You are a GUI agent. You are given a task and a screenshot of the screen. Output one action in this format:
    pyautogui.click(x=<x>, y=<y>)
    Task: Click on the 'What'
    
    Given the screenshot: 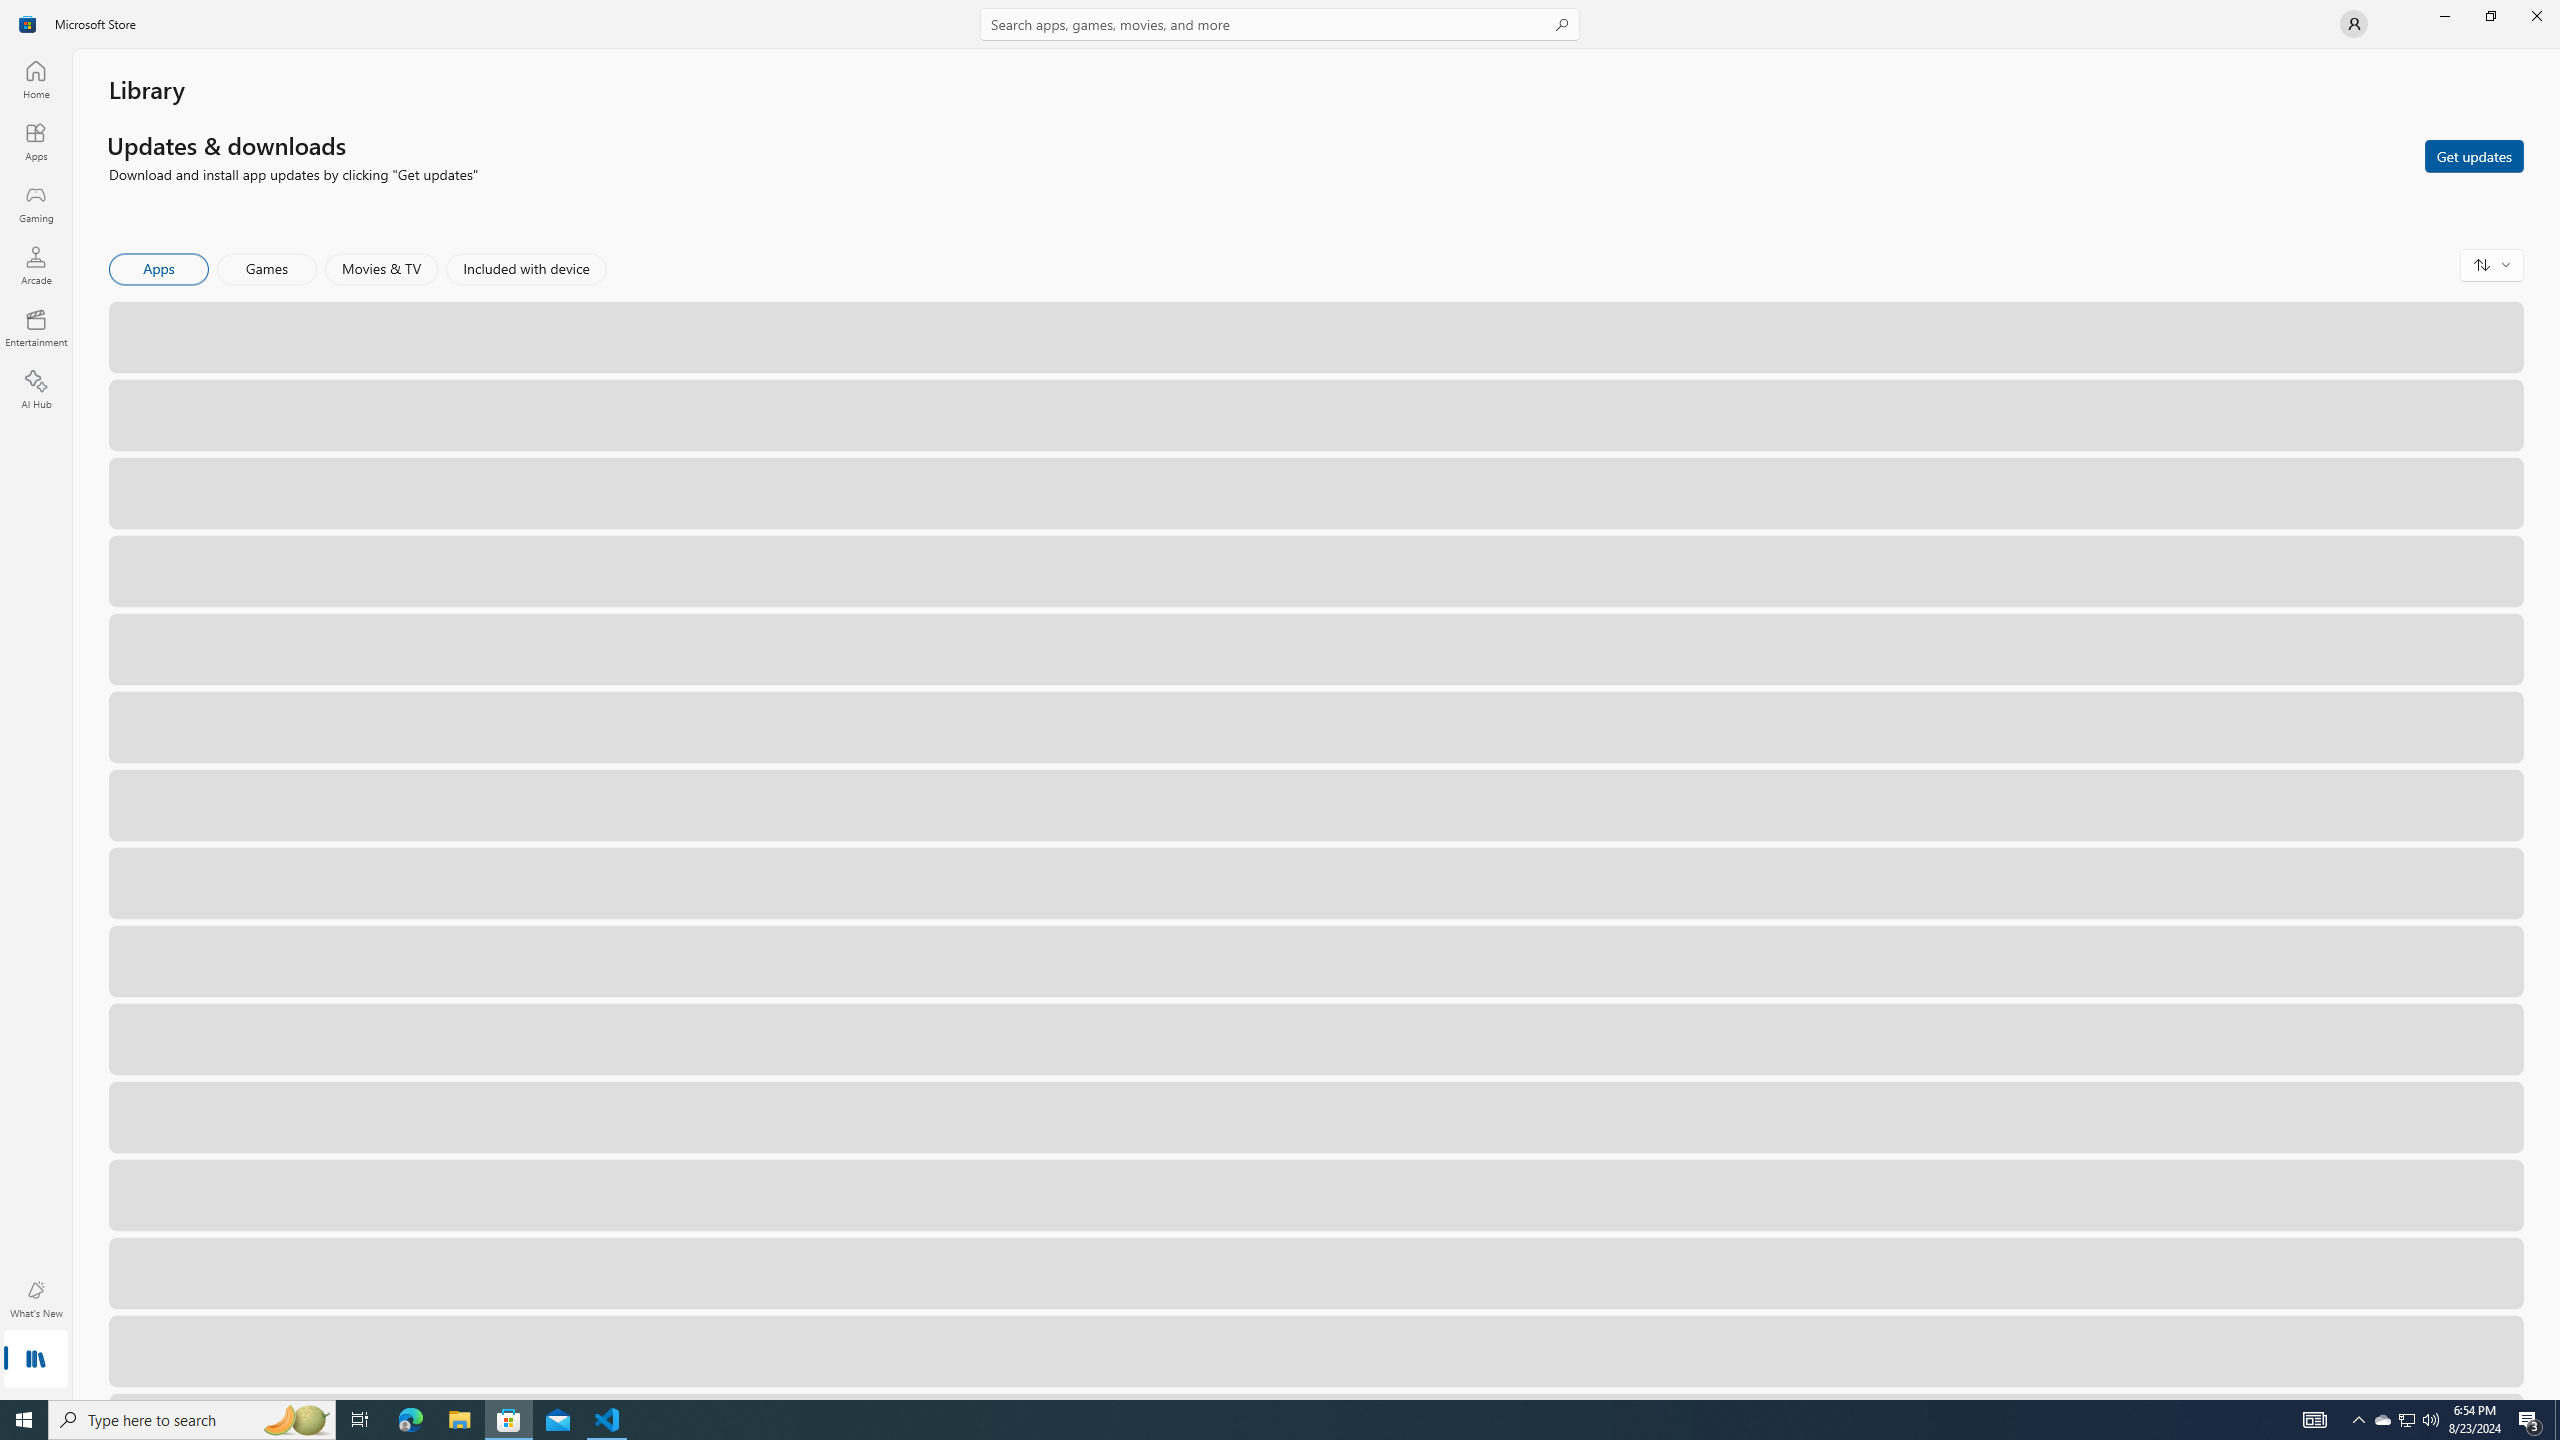 What is the action you would take?
    pyautogui.click(x=34, y=1298)
    